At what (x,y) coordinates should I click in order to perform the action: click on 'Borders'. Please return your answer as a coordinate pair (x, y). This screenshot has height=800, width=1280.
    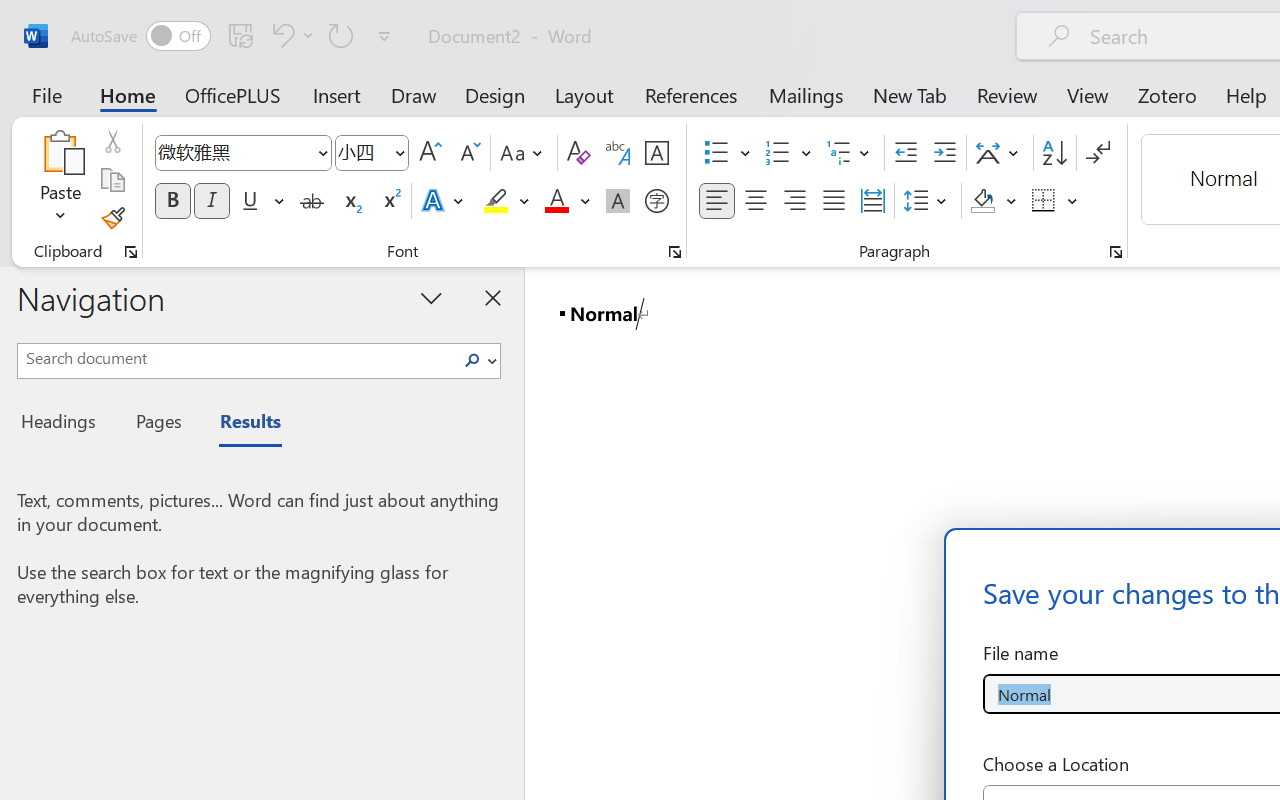
    Looking at the image, I should click on (1043, 201).